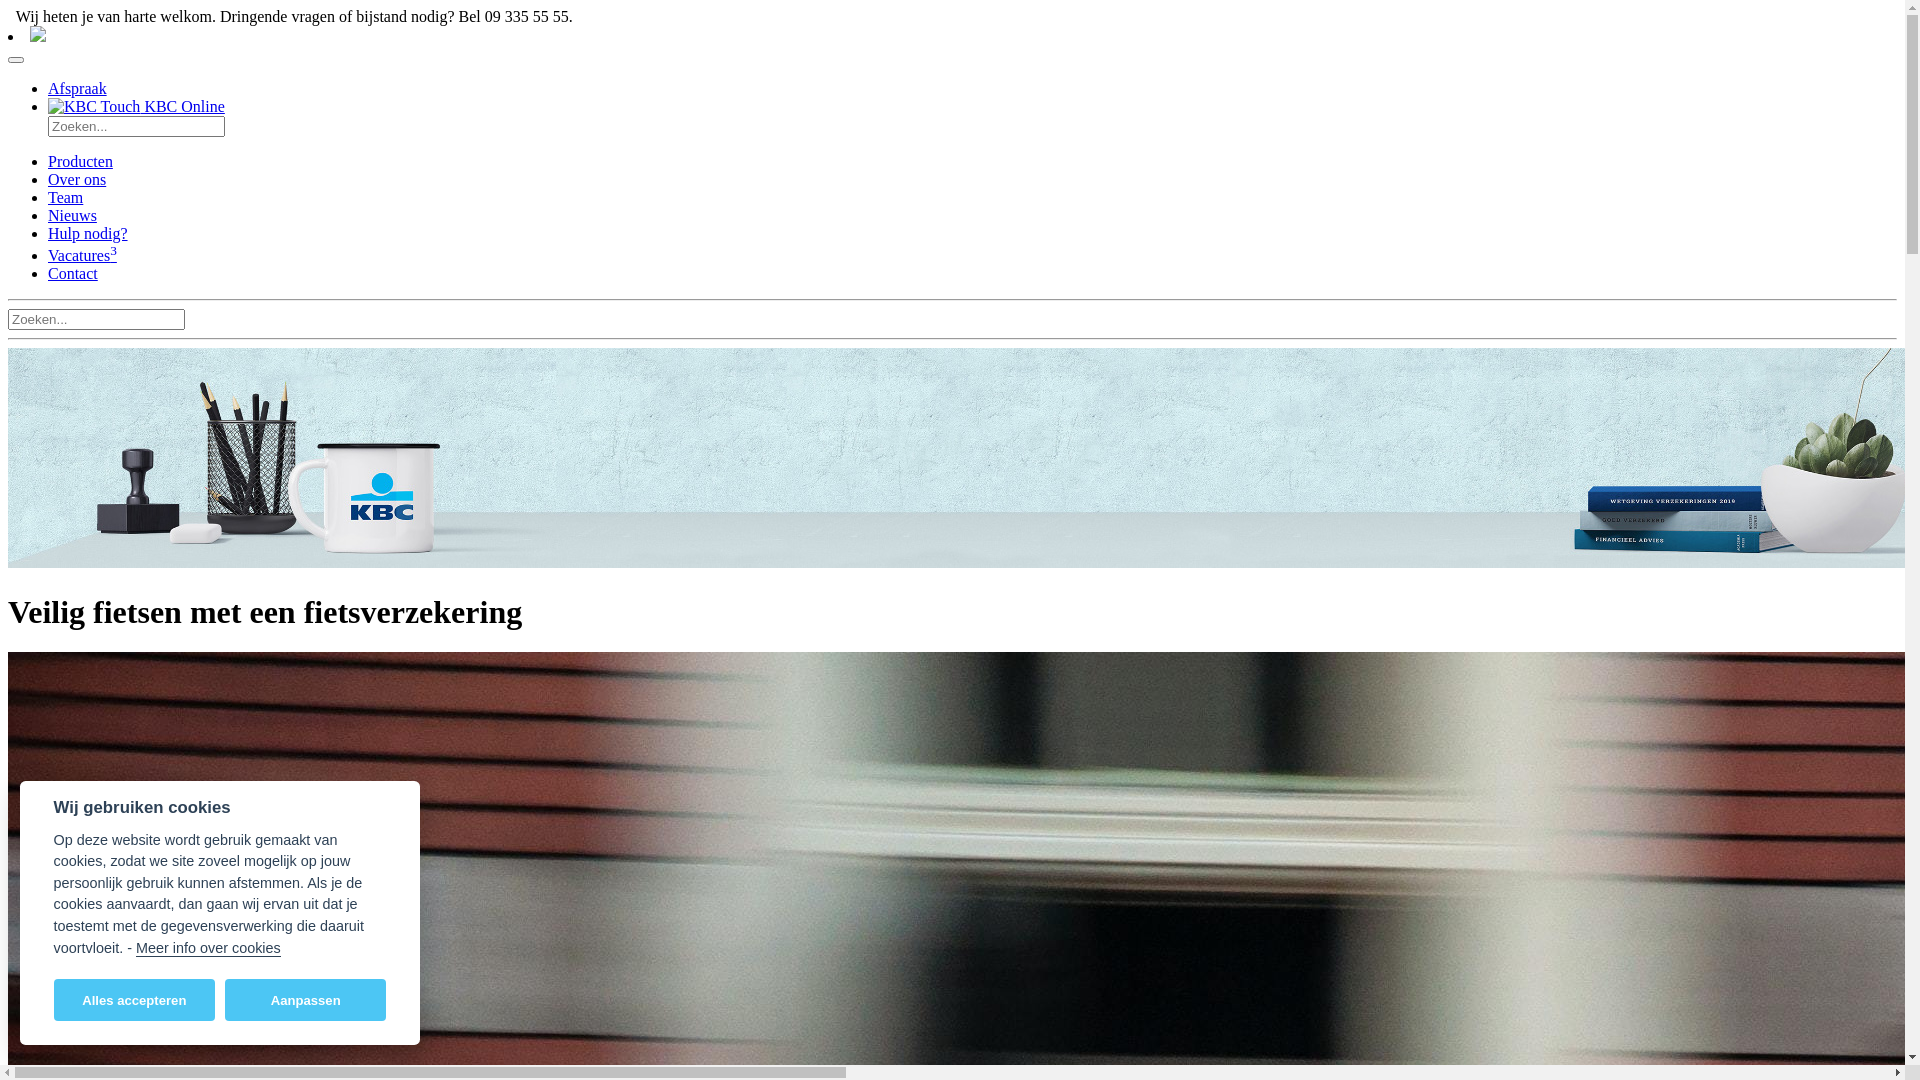 This screenshot has height=1080, width=1920. What do you see at coordinates (72, 273) in the screenshot?
I see `'Contact'` at bounding box center [72, 273].